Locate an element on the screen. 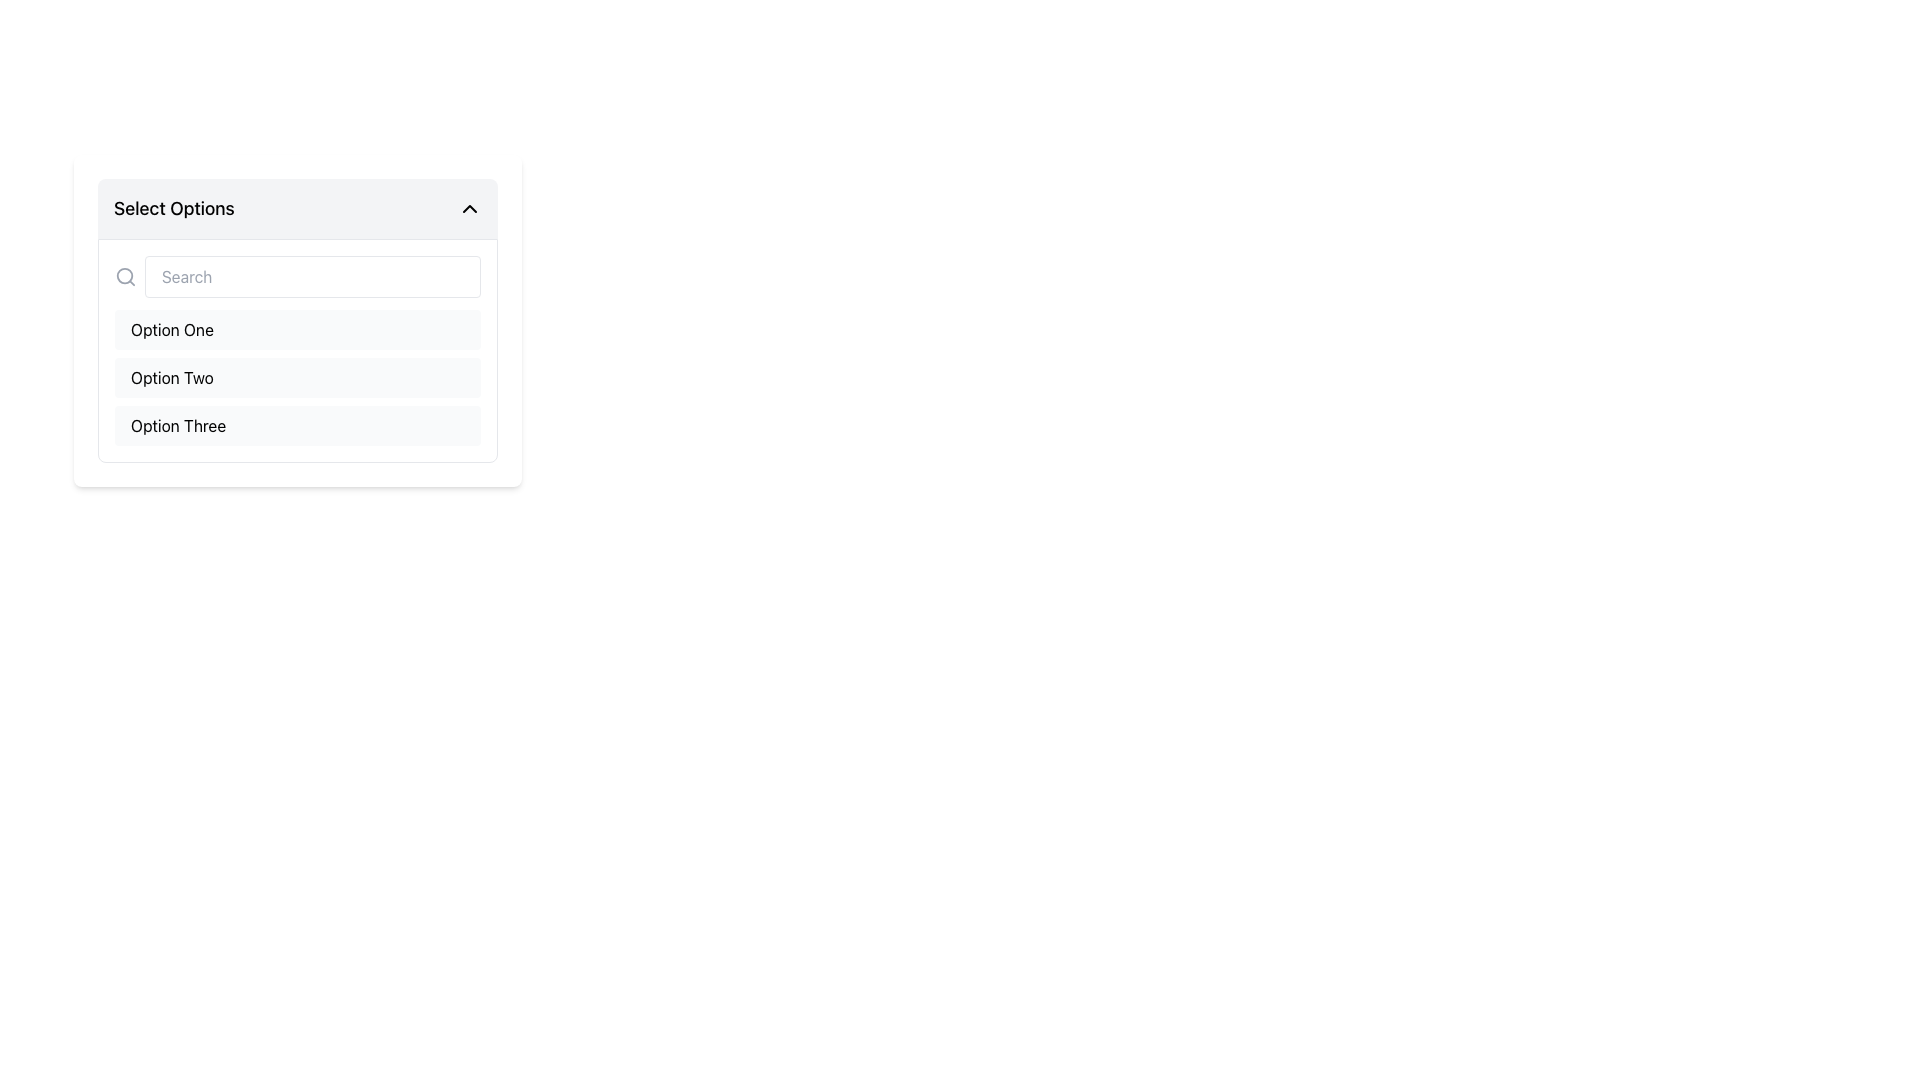  the Dropdown activator row labeled 'Select Options' is located at coordinates (296, 208).